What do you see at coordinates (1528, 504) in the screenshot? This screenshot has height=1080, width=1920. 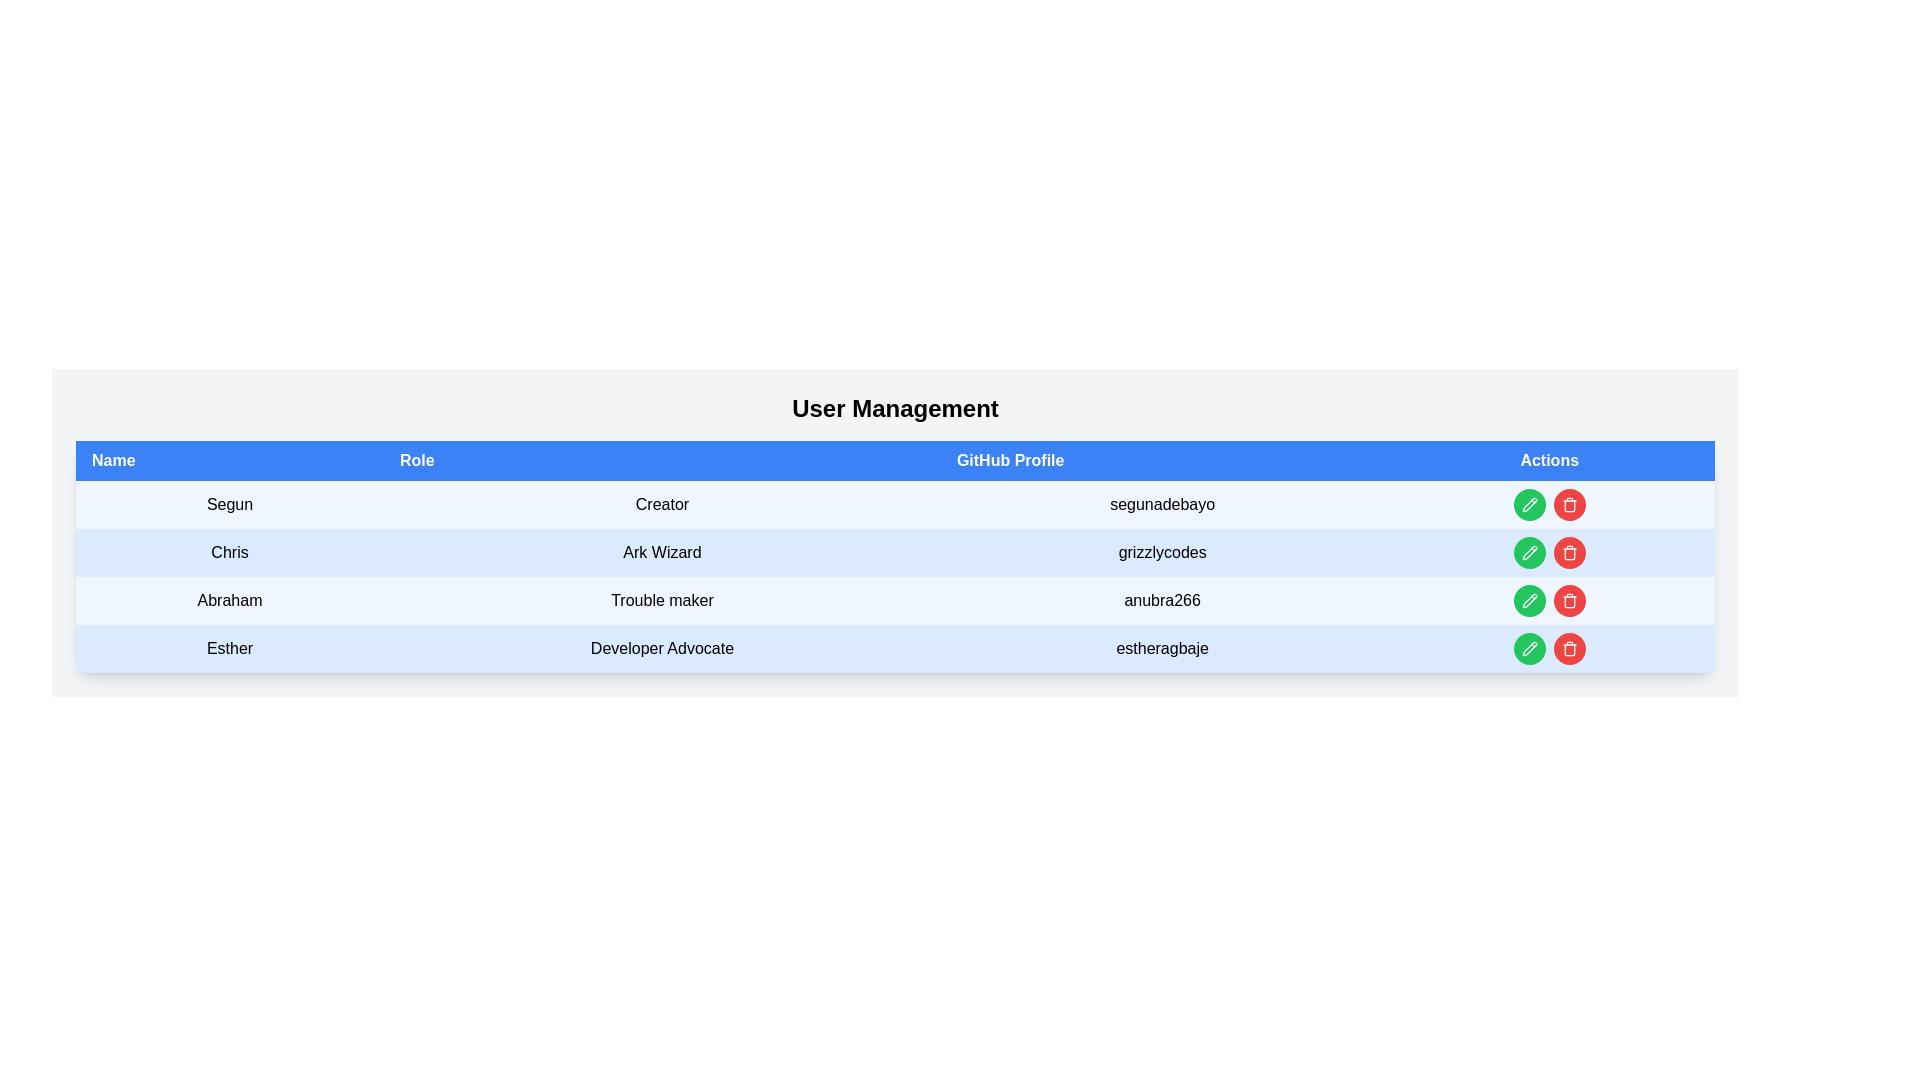 I see `the edit button located in the 'Actions' column of the first row to observe its darker shade of green` at bounding box center [1528, 504].